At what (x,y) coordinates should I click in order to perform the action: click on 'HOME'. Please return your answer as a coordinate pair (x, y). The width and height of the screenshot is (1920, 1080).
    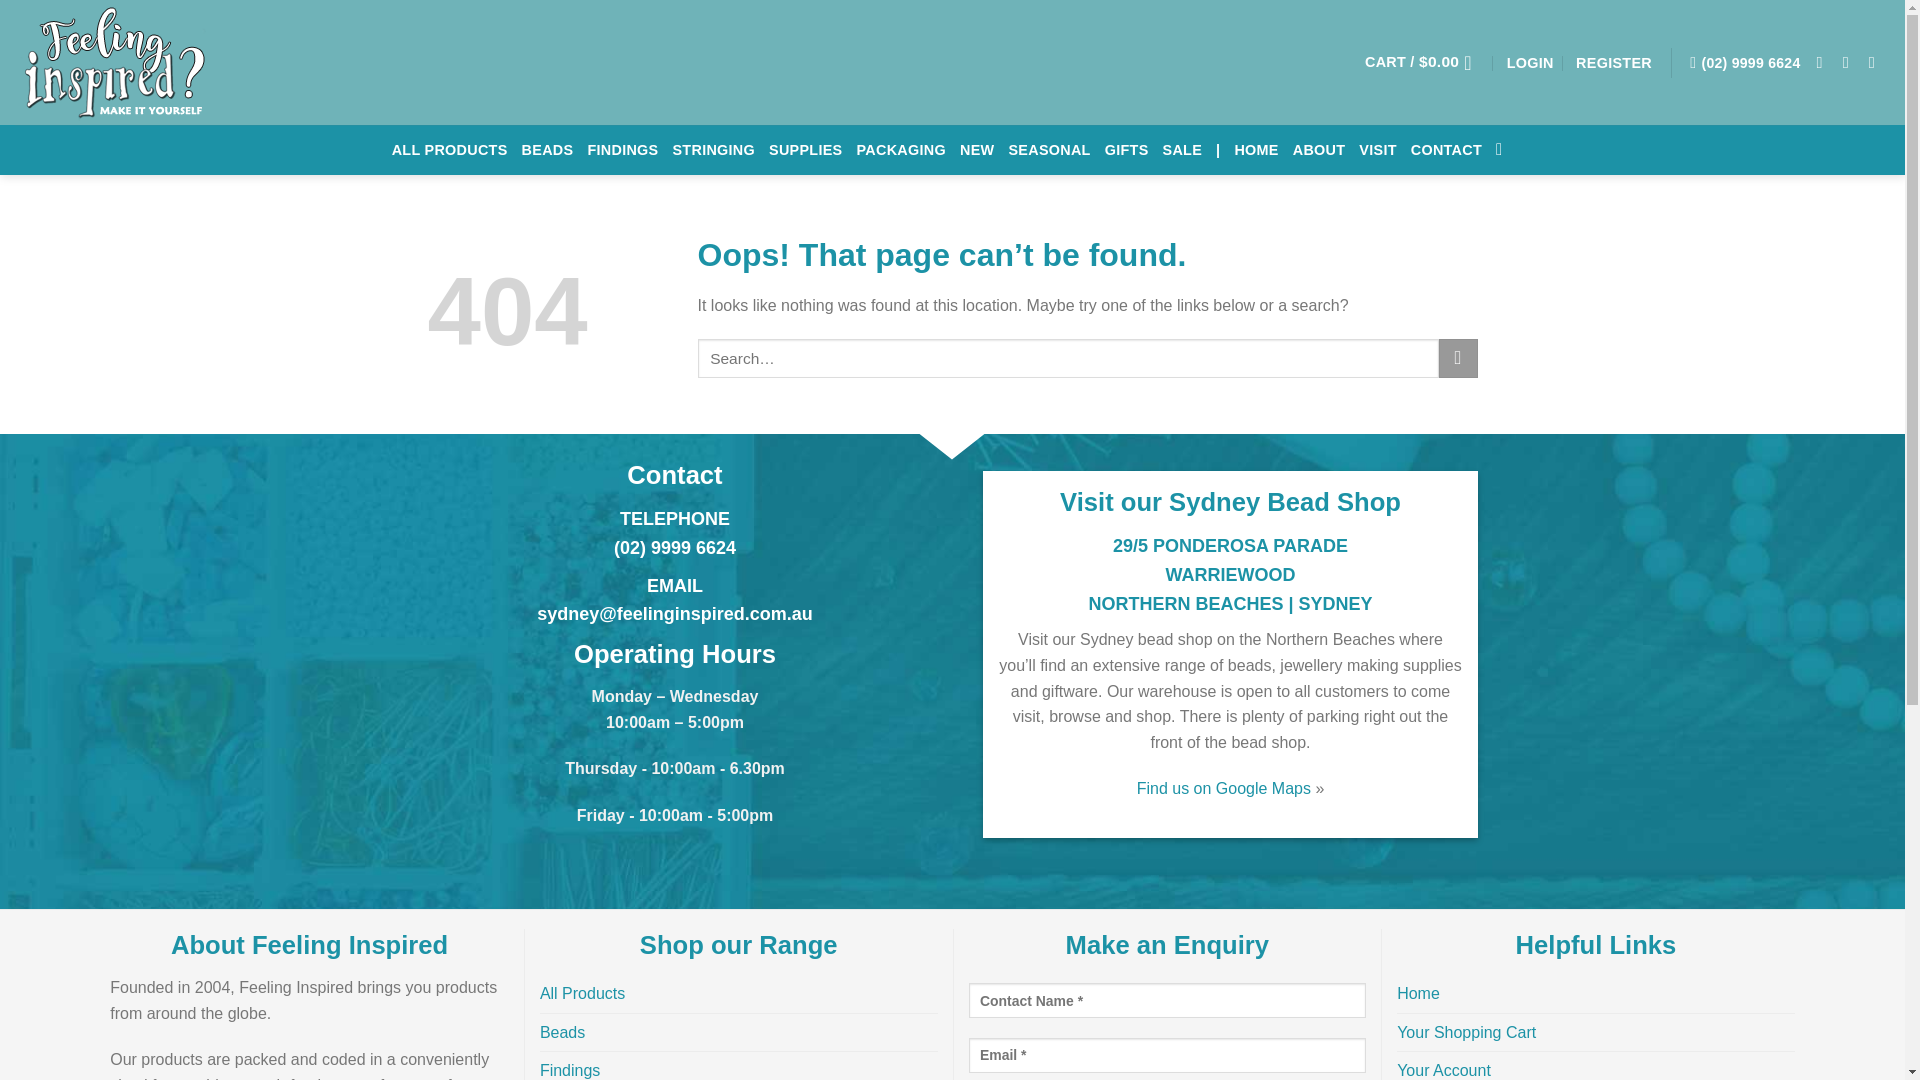
    Looking at the image, I should click on (1255, 149).